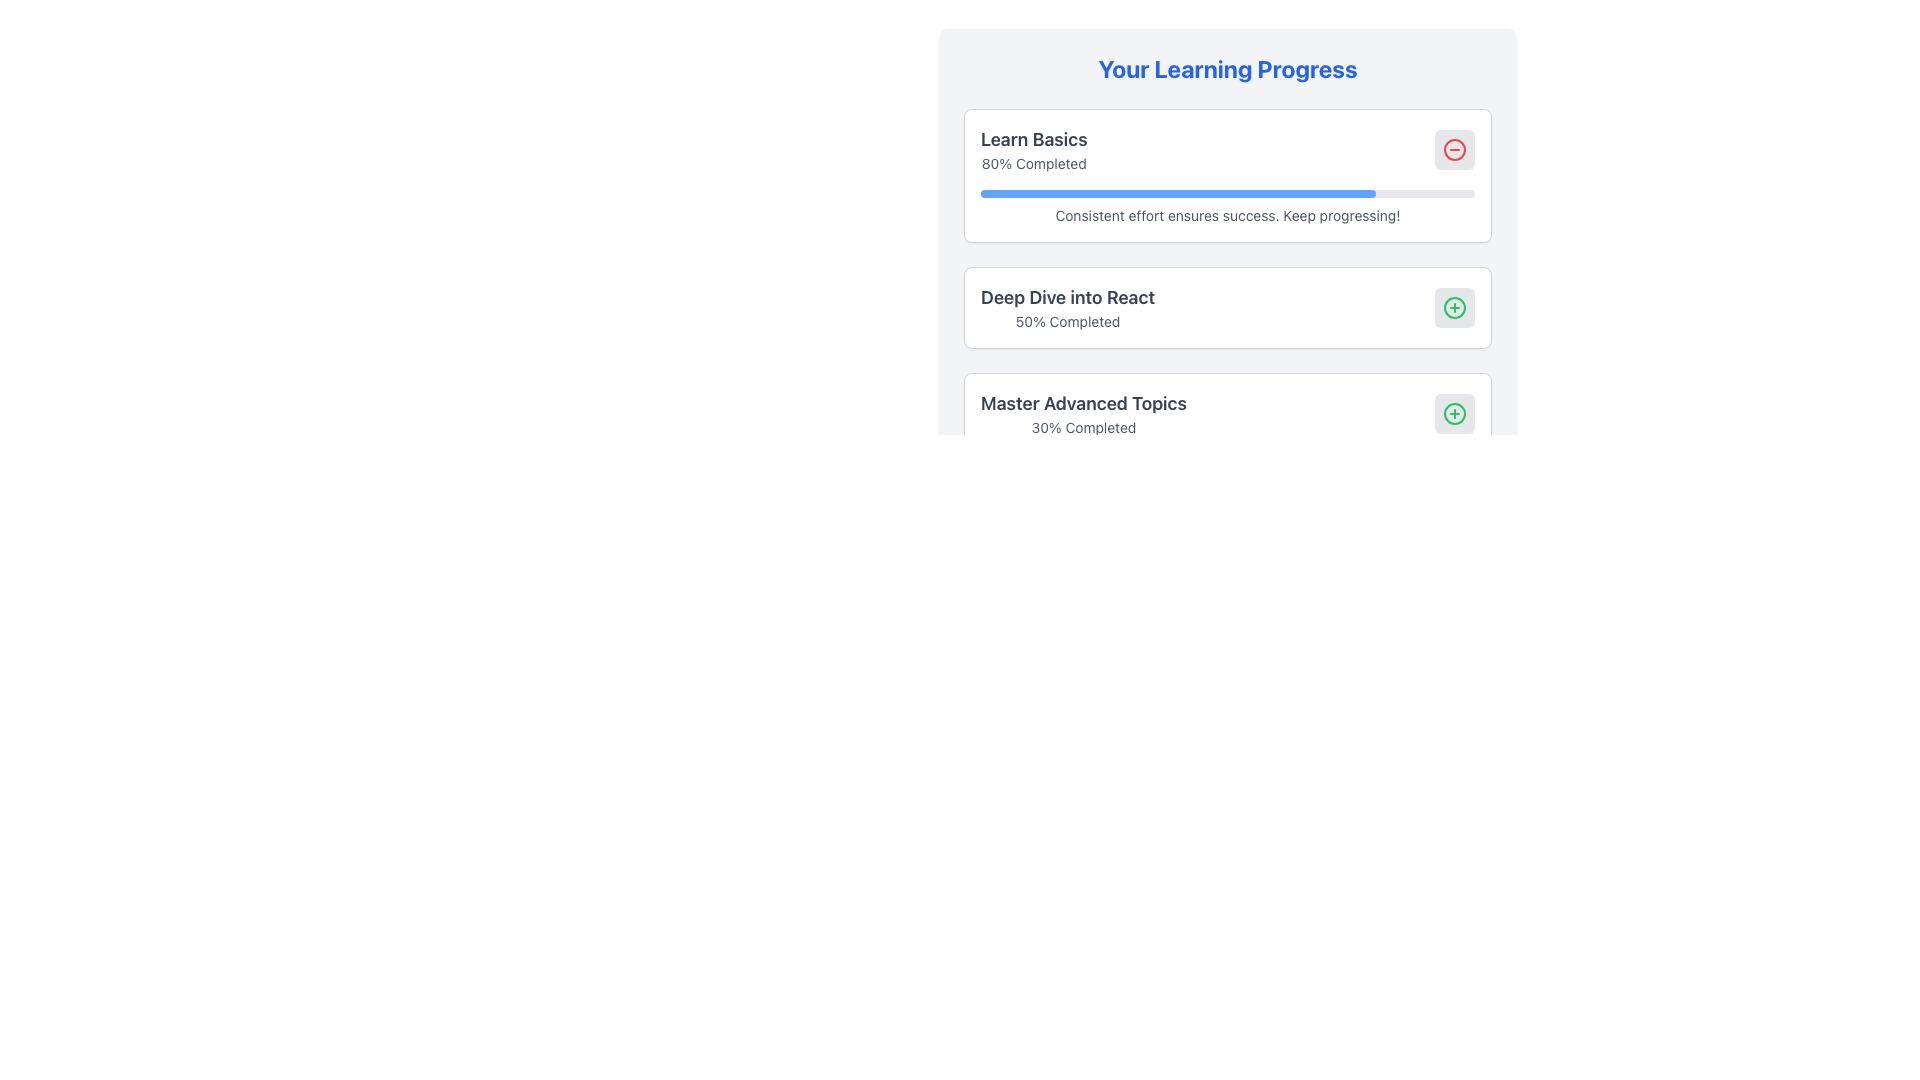  I want to click on title text of the card labeled 'Master Advanced Topics', which is centered at the top of the card below 'Deep Dive into React', so click(1083, 404).